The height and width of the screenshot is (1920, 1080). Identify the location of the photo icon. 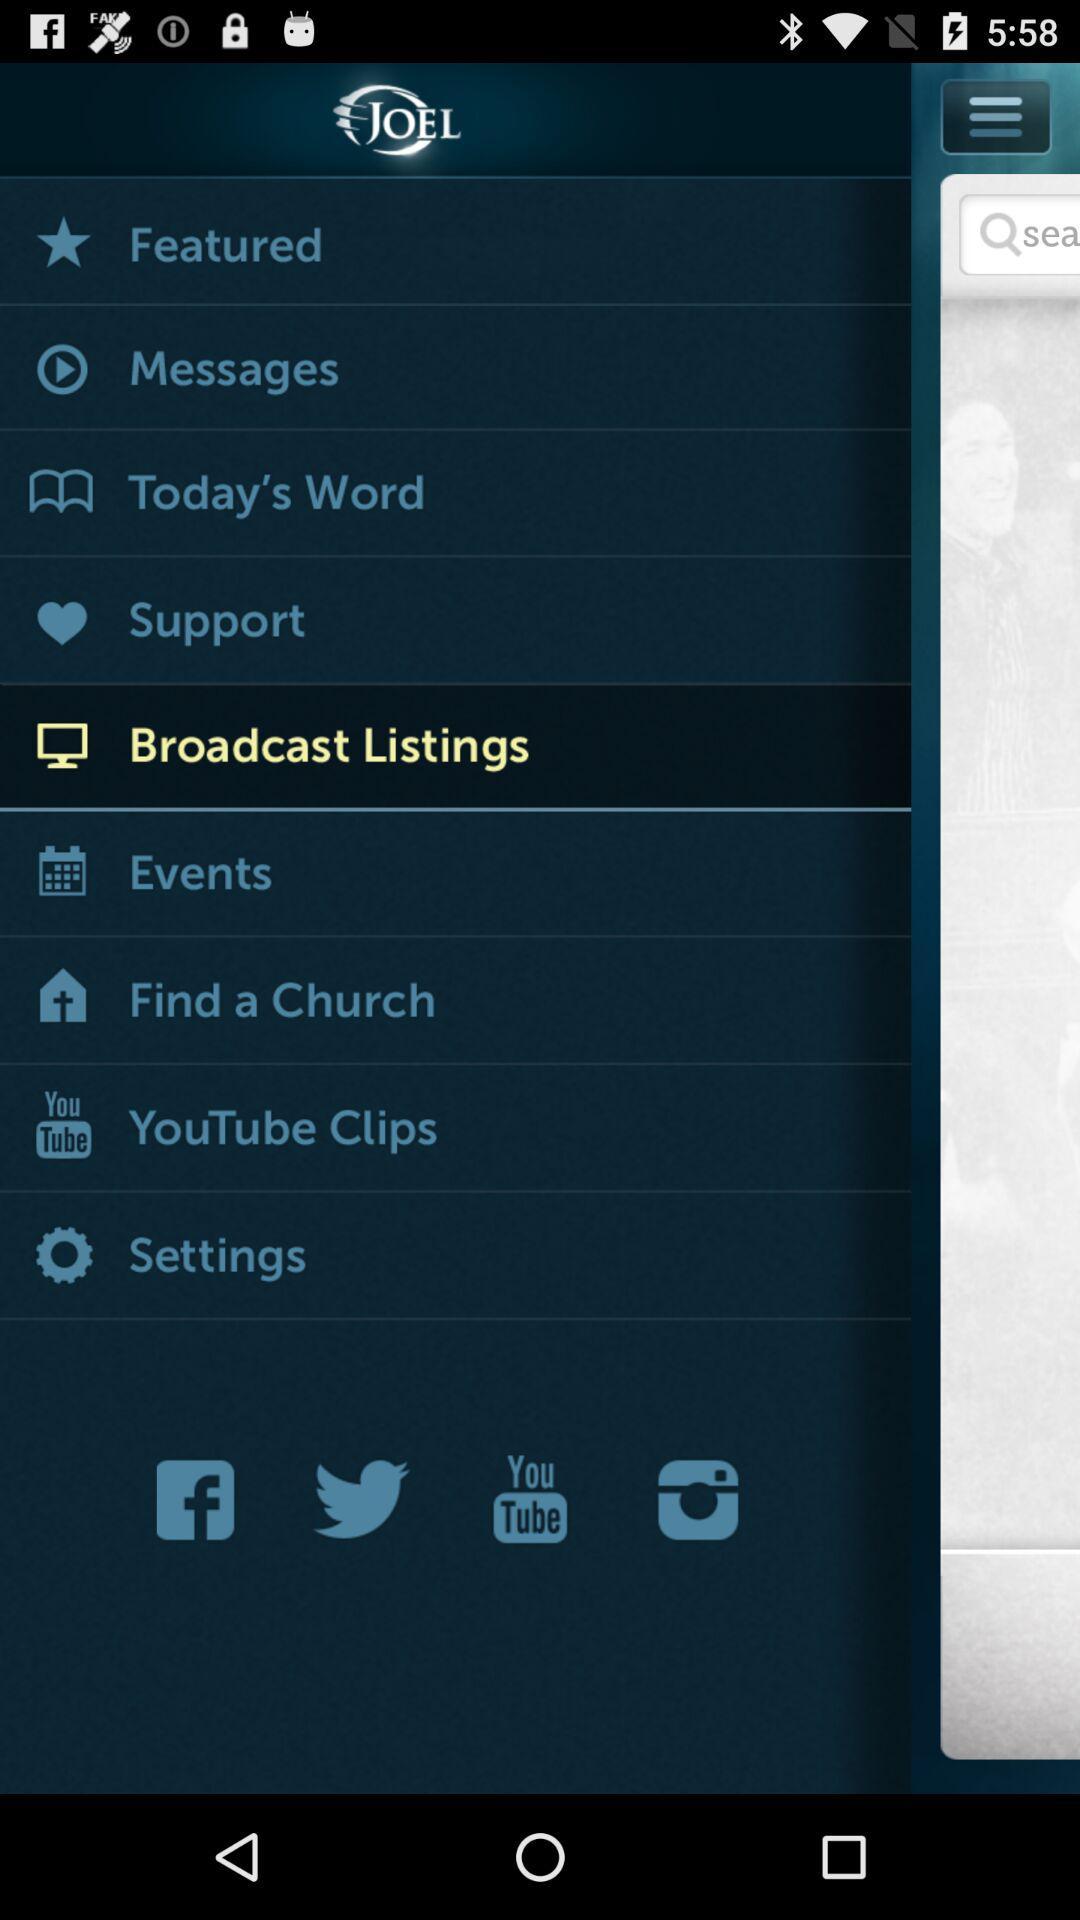
(697, 1605).